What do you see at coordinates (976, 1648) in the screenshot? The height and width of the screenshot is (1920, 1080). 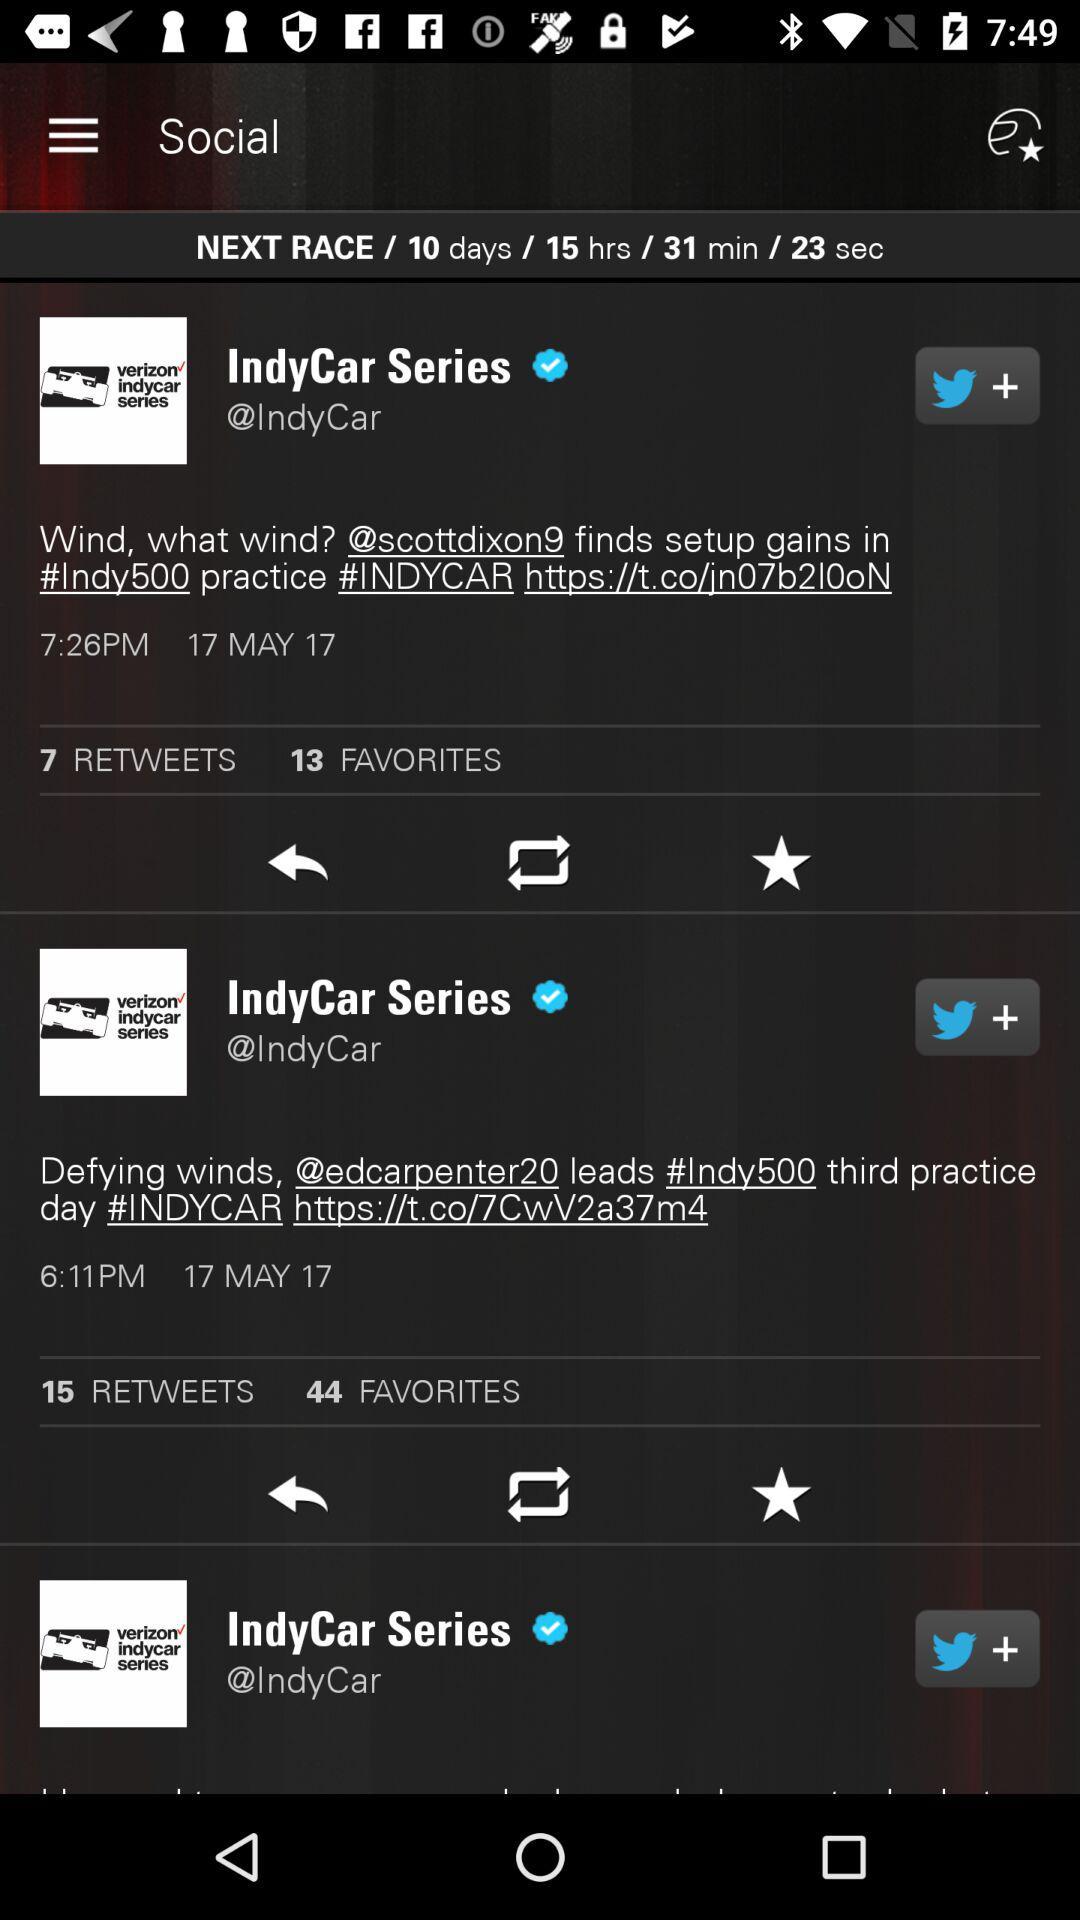 I see `shows twitter icon` at bounding box center [976, 1648].